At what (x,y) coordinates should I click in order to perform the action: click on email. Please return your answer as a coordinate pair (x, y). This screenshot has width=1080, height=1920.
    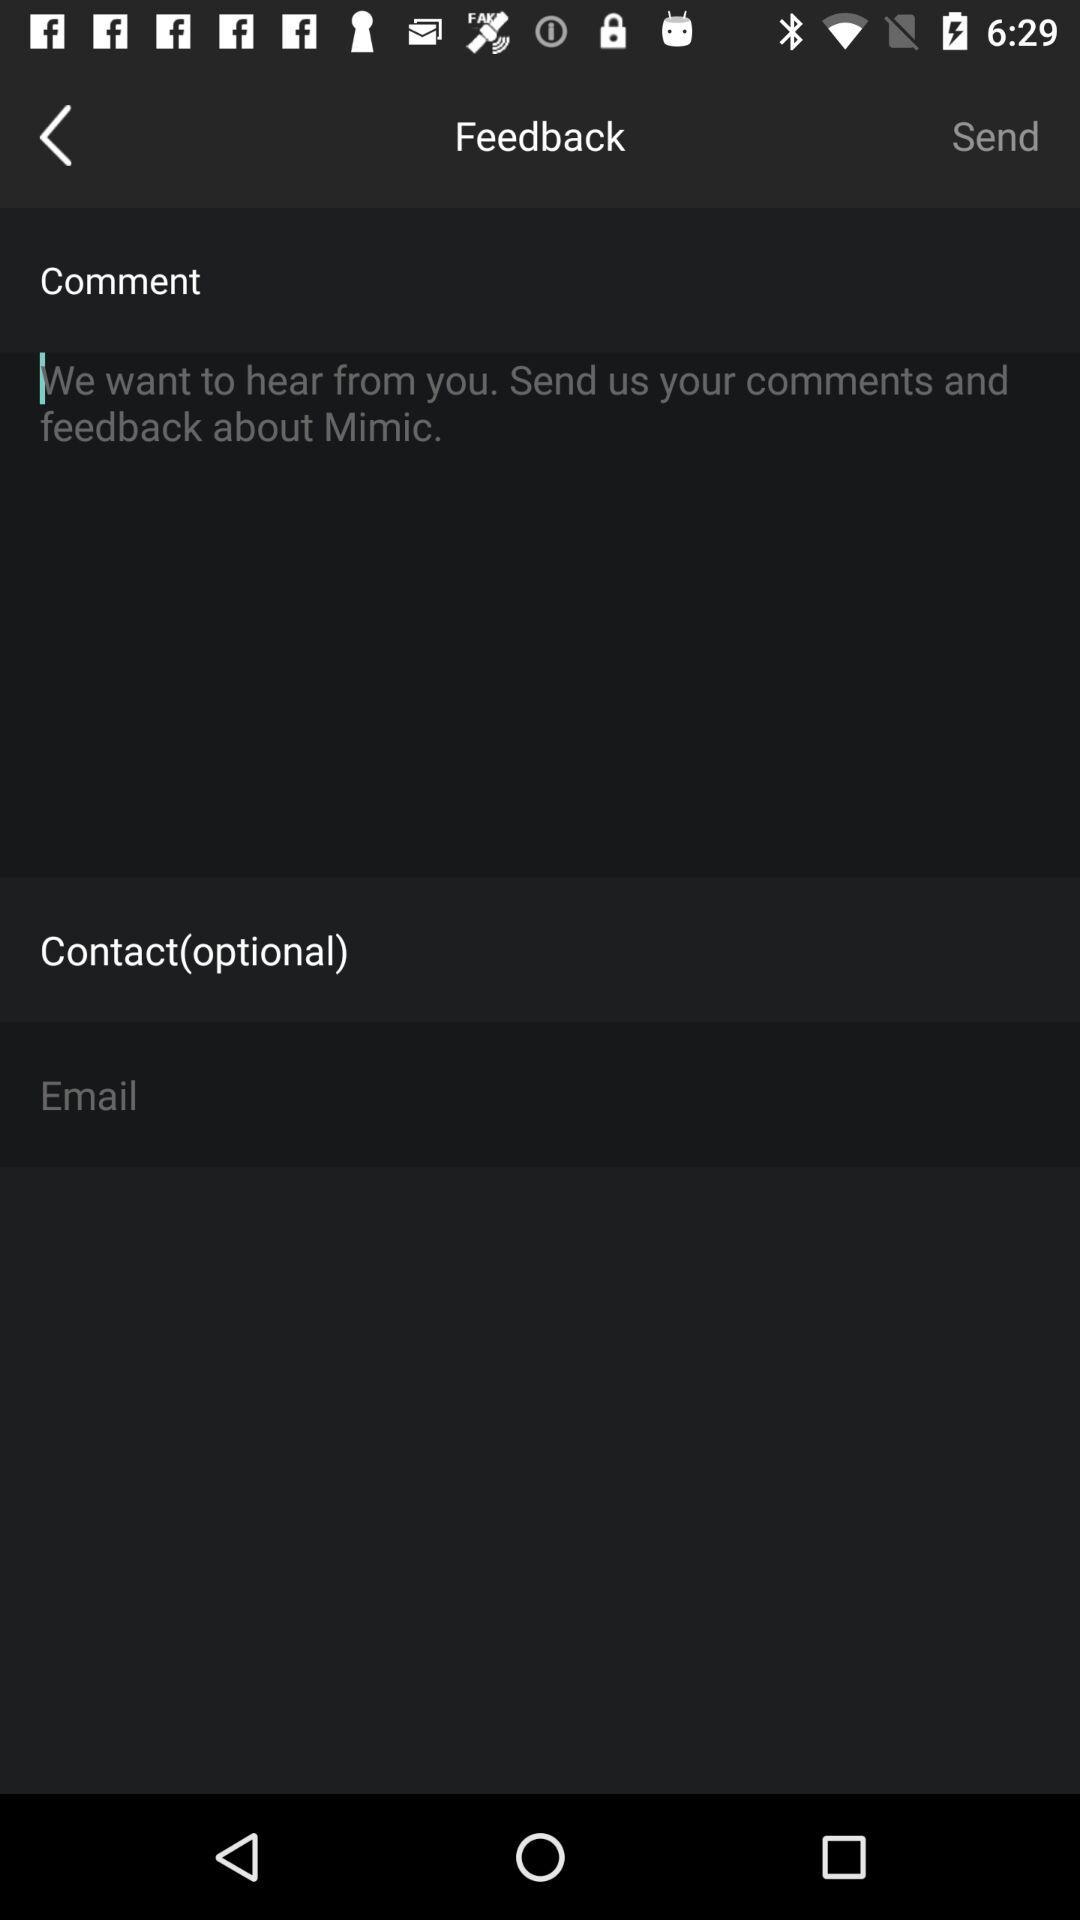
    Looking at the image, I should click on (540, 1093).